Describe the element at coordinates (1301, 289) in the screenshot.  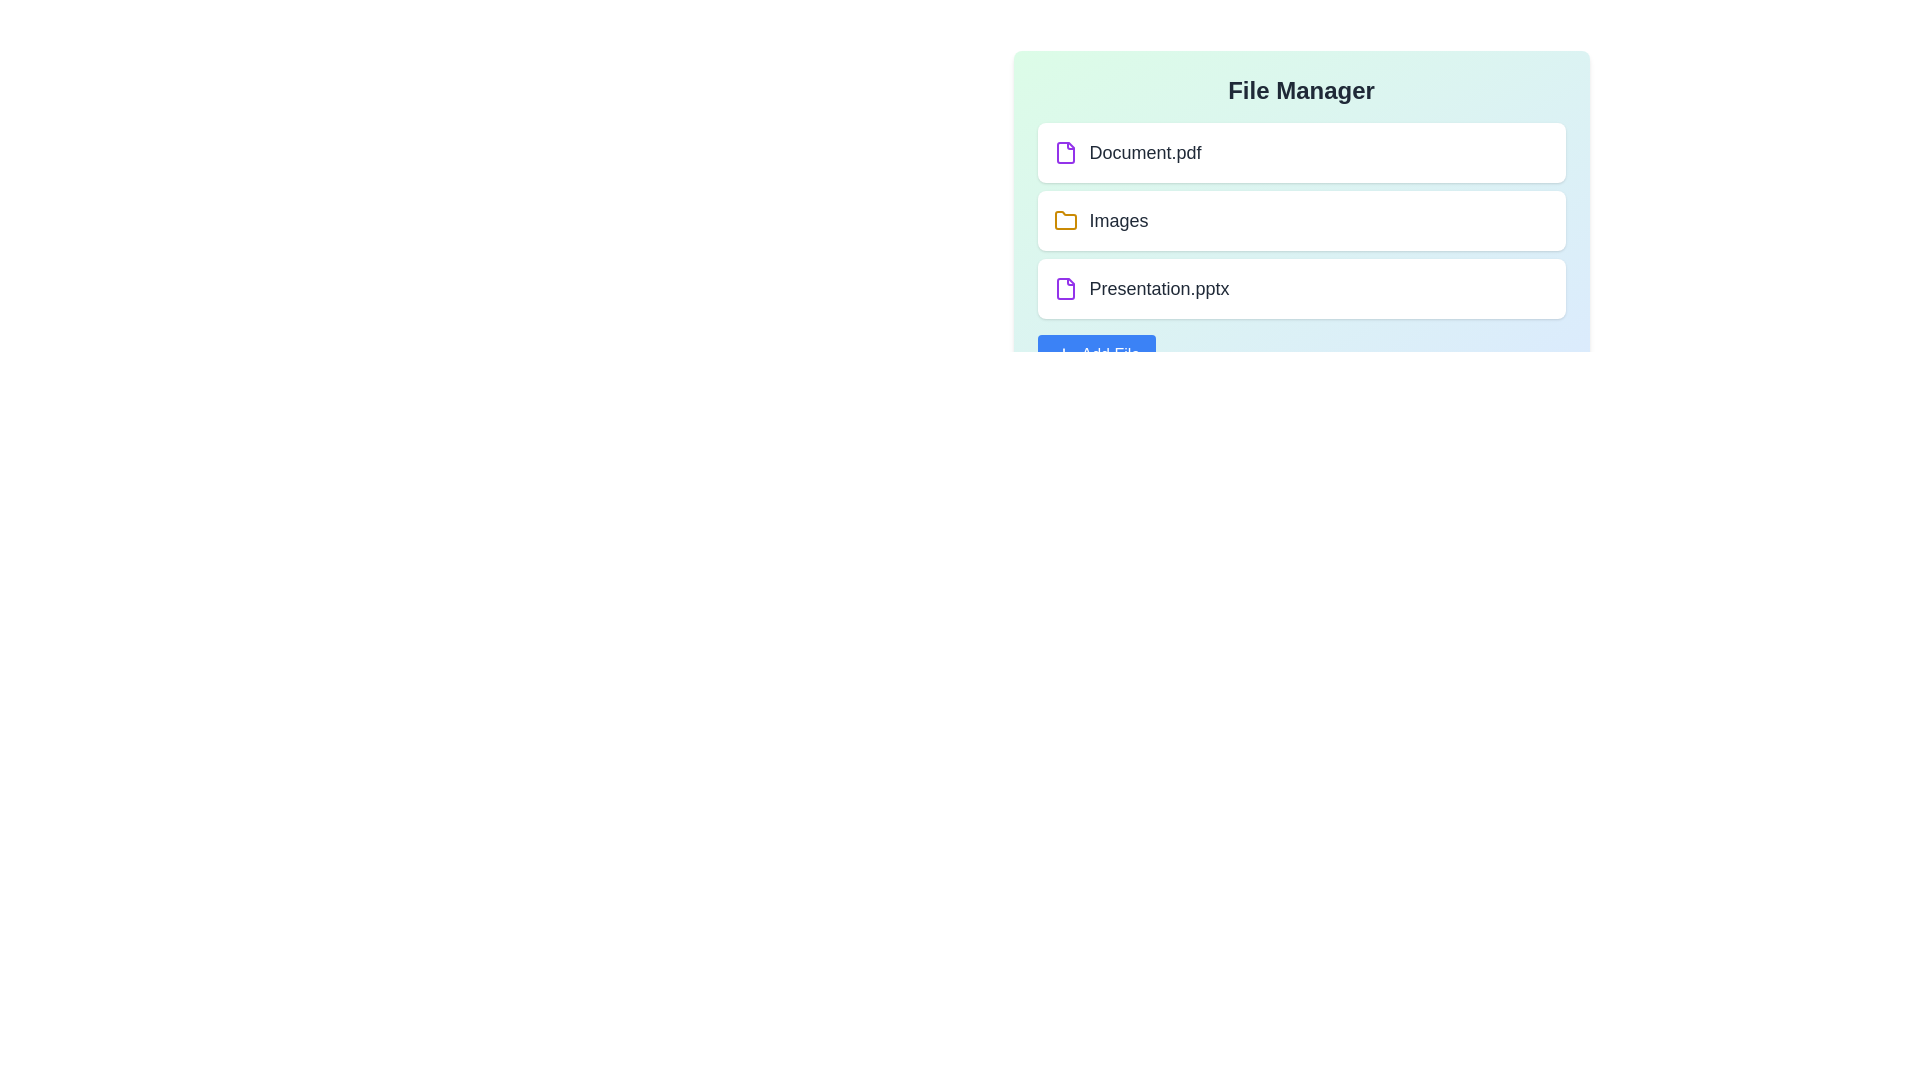
I see `the item Presentation.pptx from the list` at that location.